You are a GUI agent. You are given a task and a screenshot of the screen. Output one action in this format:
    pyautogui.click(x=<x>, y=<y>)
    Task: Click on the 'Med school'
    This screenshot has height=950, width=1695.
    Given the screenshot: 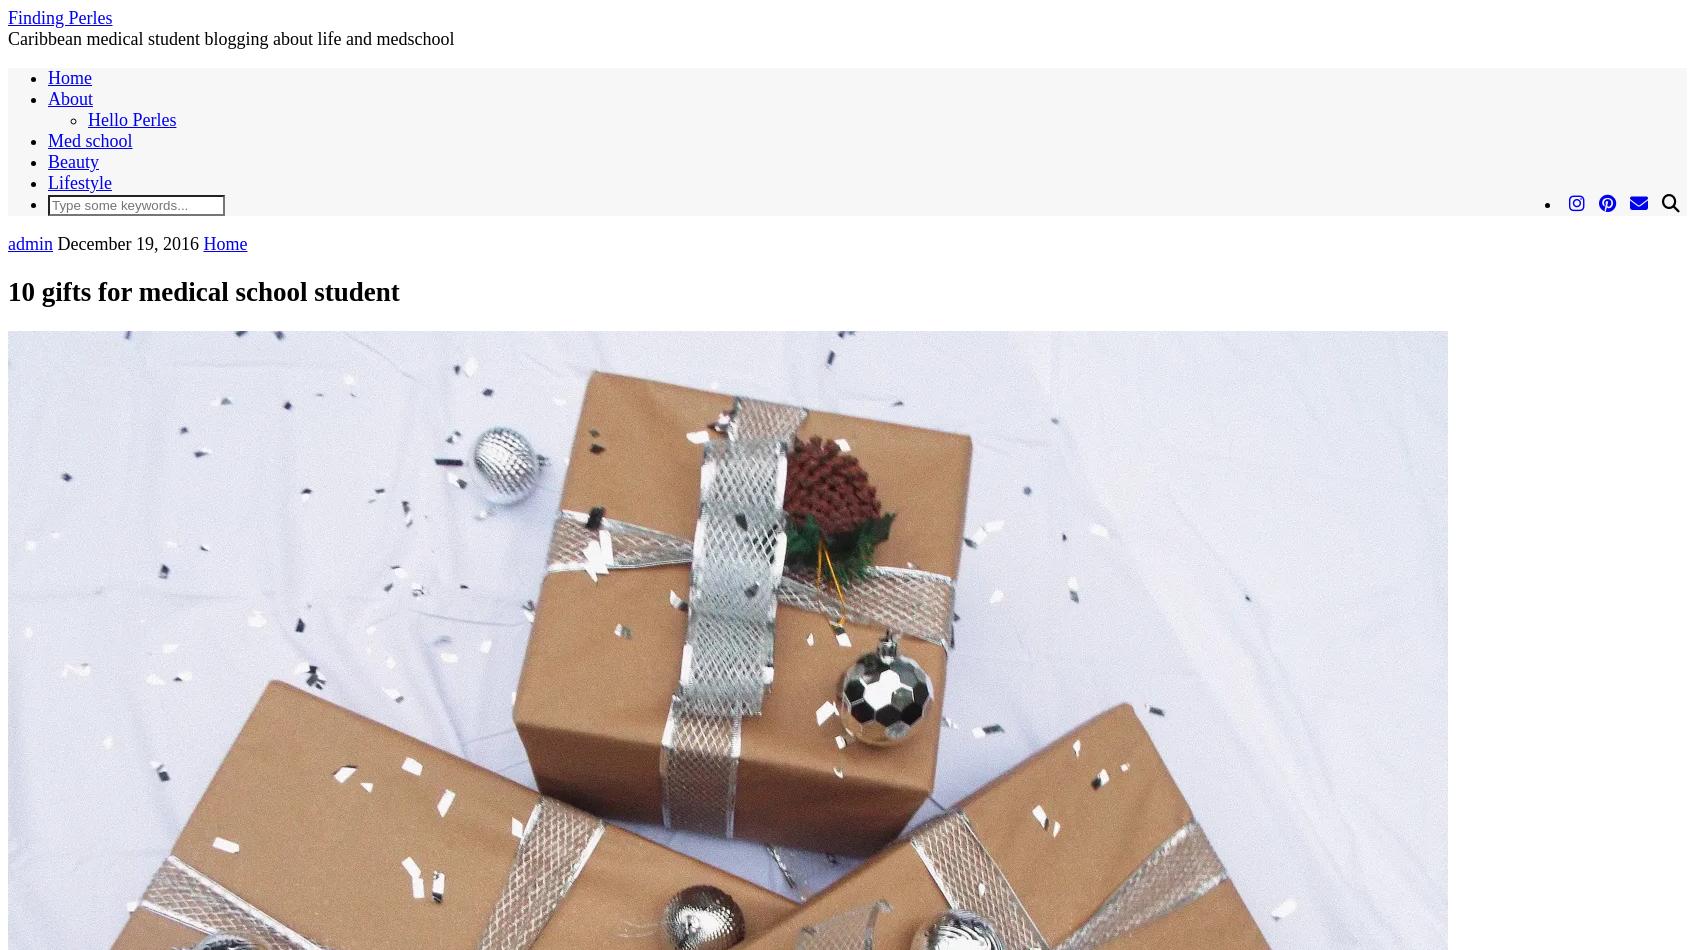 What is the action you would take?
    pyautogui.click(x=89, y=140)
    